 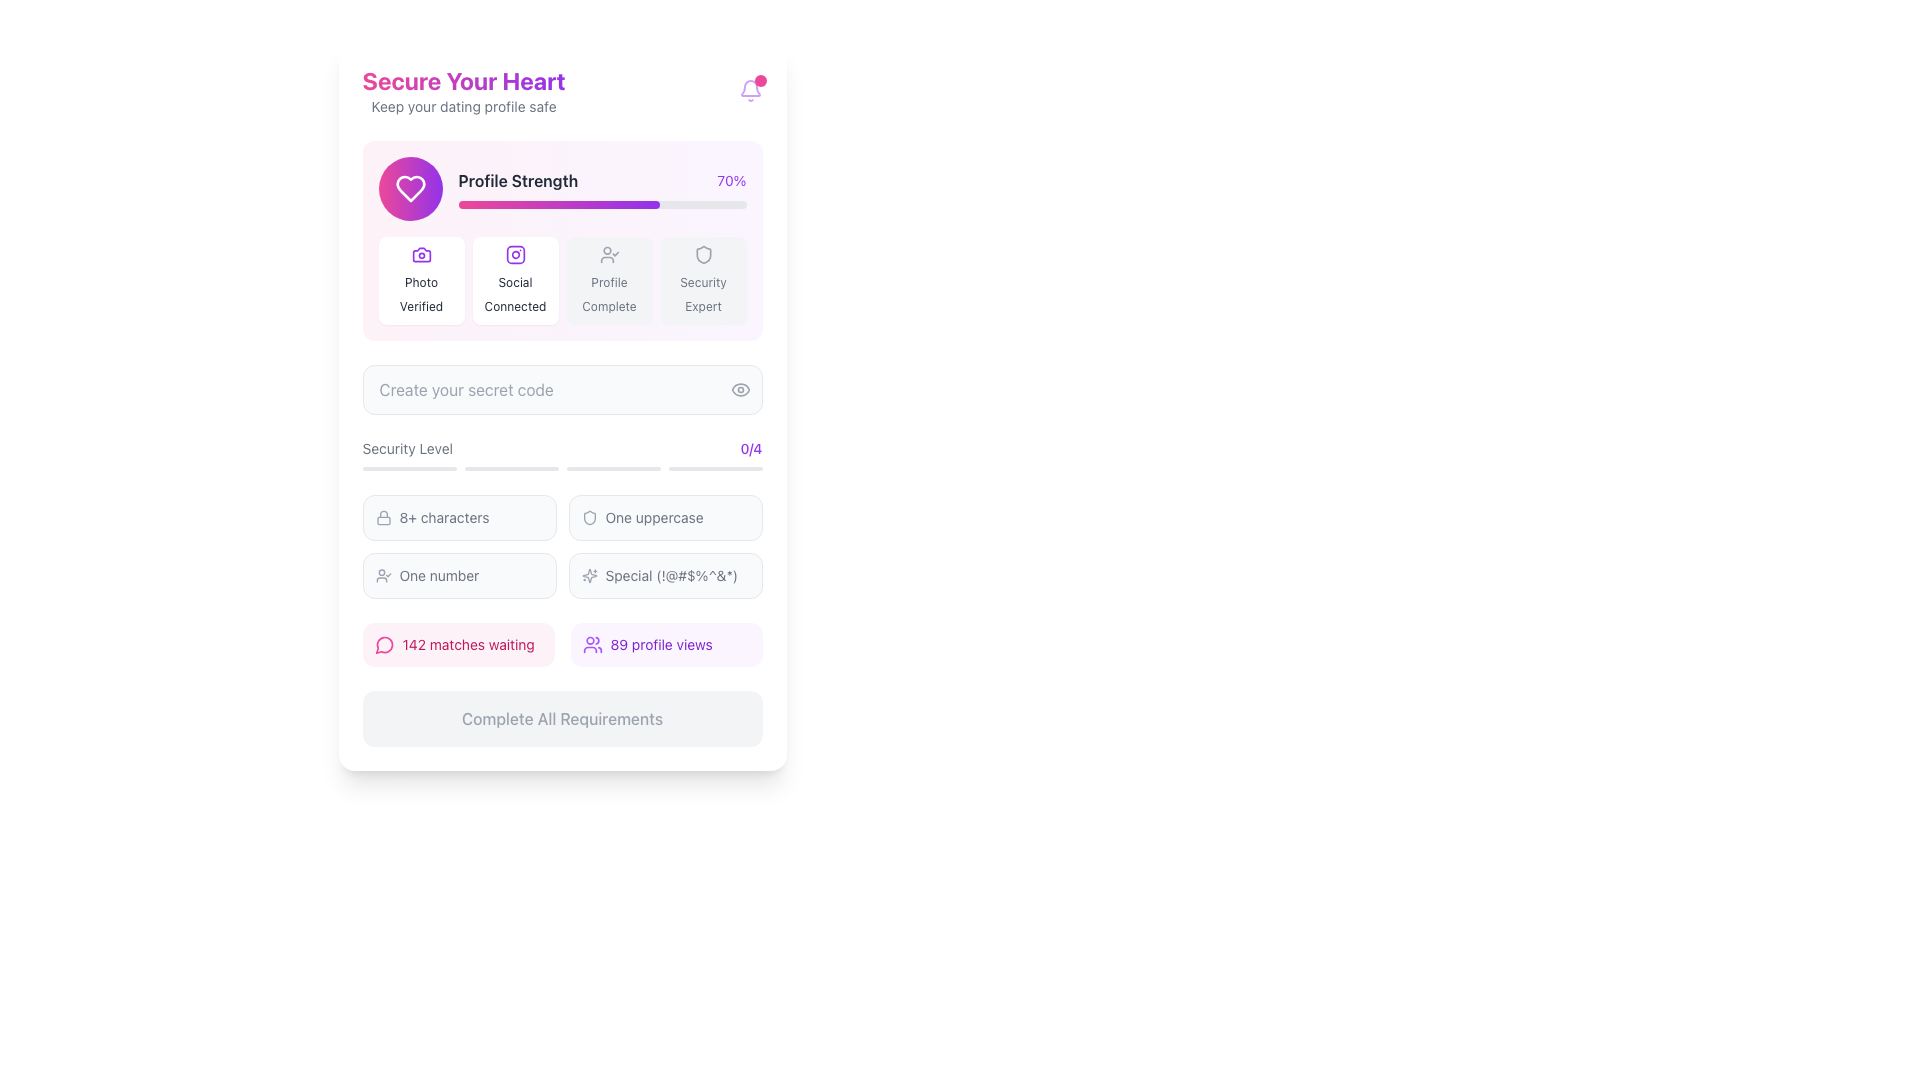 What do you see at coordinates (463, 107) in the screenshot?
I see `the text label that reads 'Keep your dating profile safe', which is a small gray font positioned directly below the bold header 'Secure Your Heart'` at bounding box center [463, 107].